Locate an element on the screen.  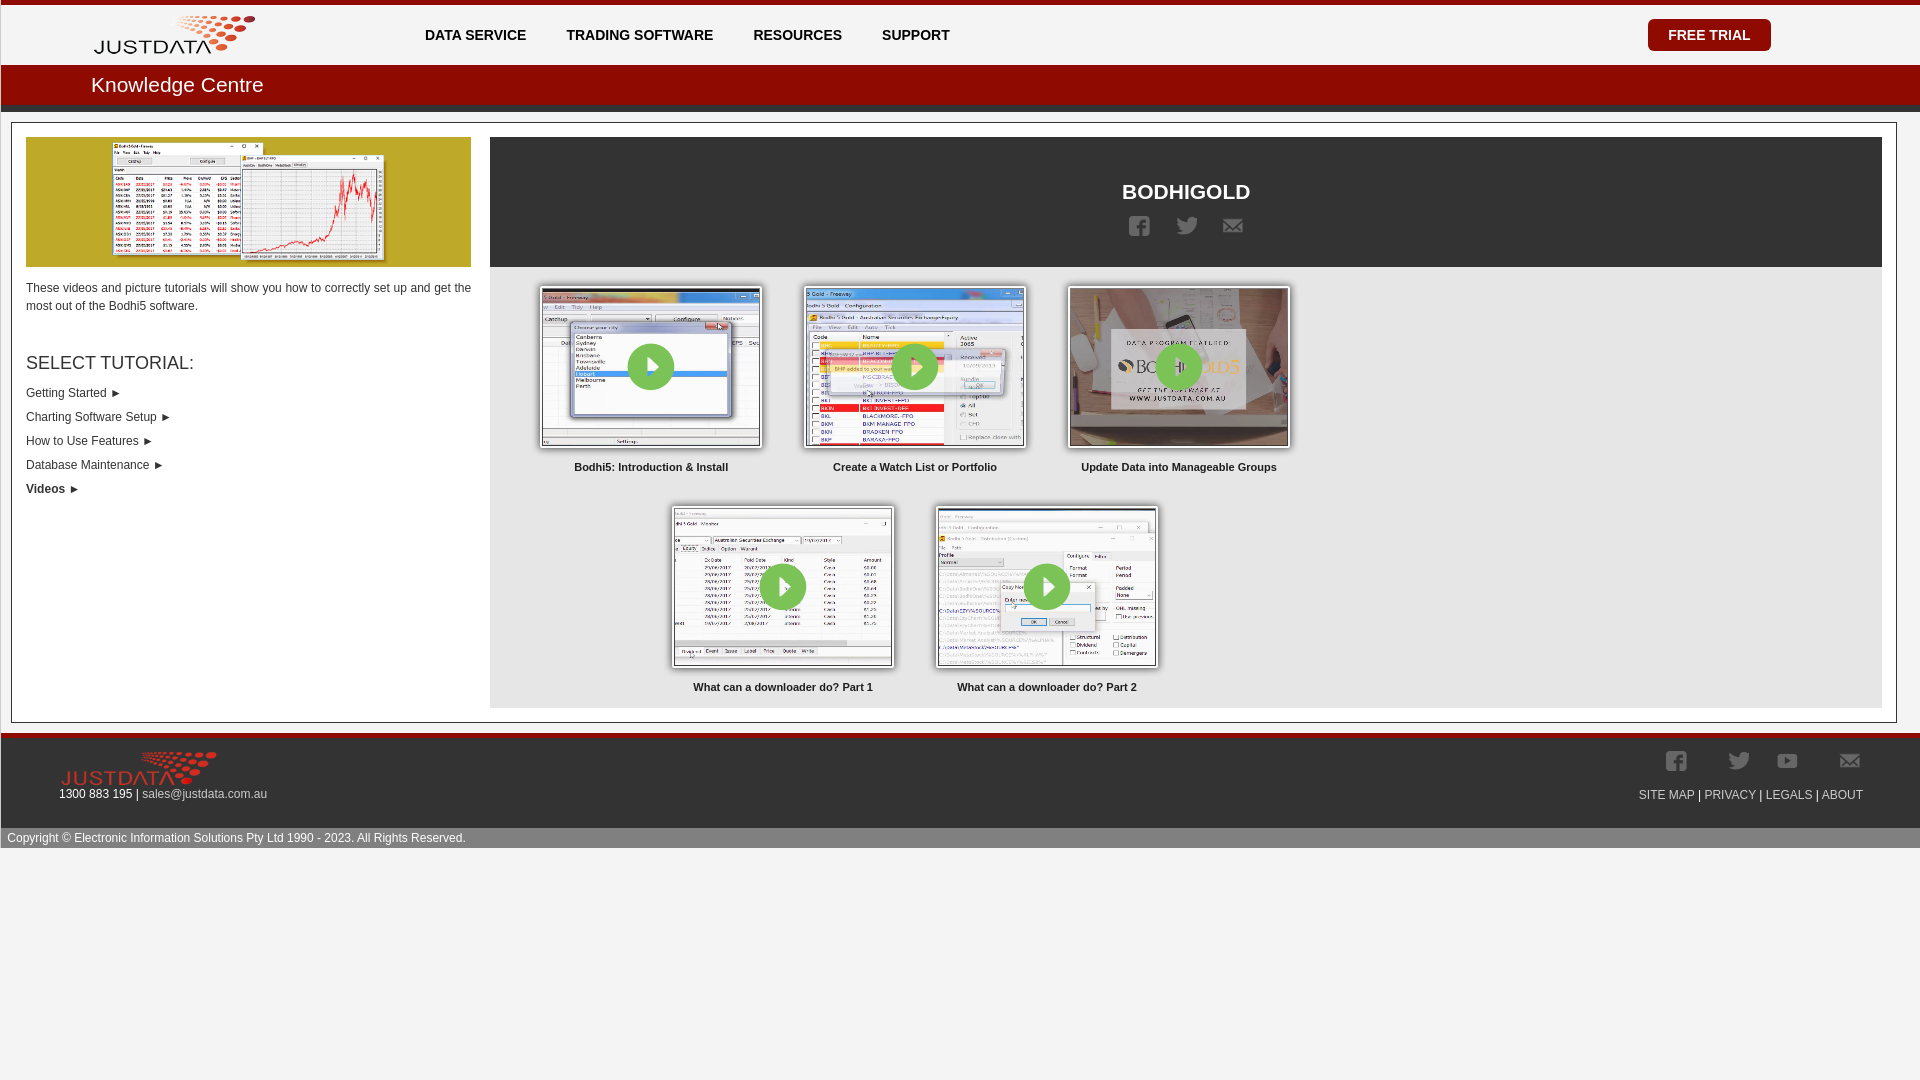
'Home Page' is located at coordinates (174, 34).